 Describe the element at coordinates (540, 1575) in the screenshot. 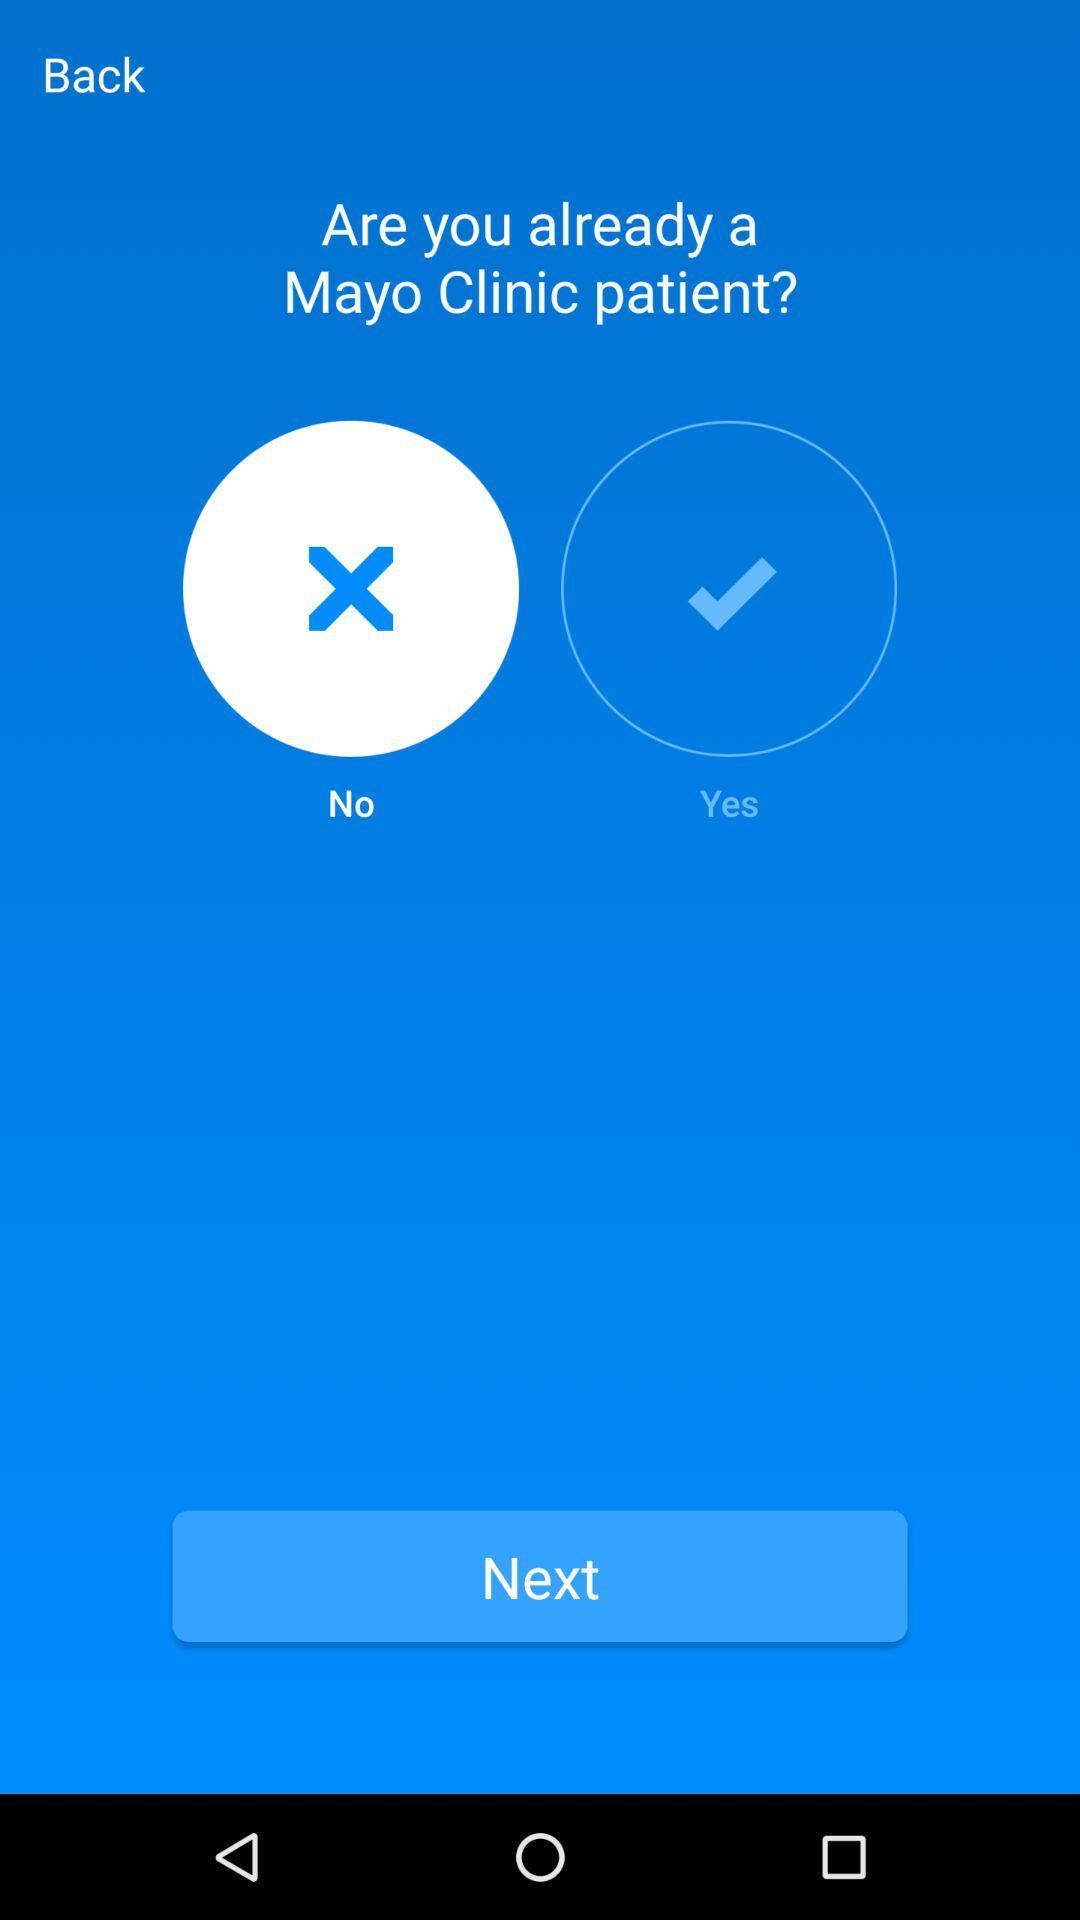

I see `next icon` at that location.